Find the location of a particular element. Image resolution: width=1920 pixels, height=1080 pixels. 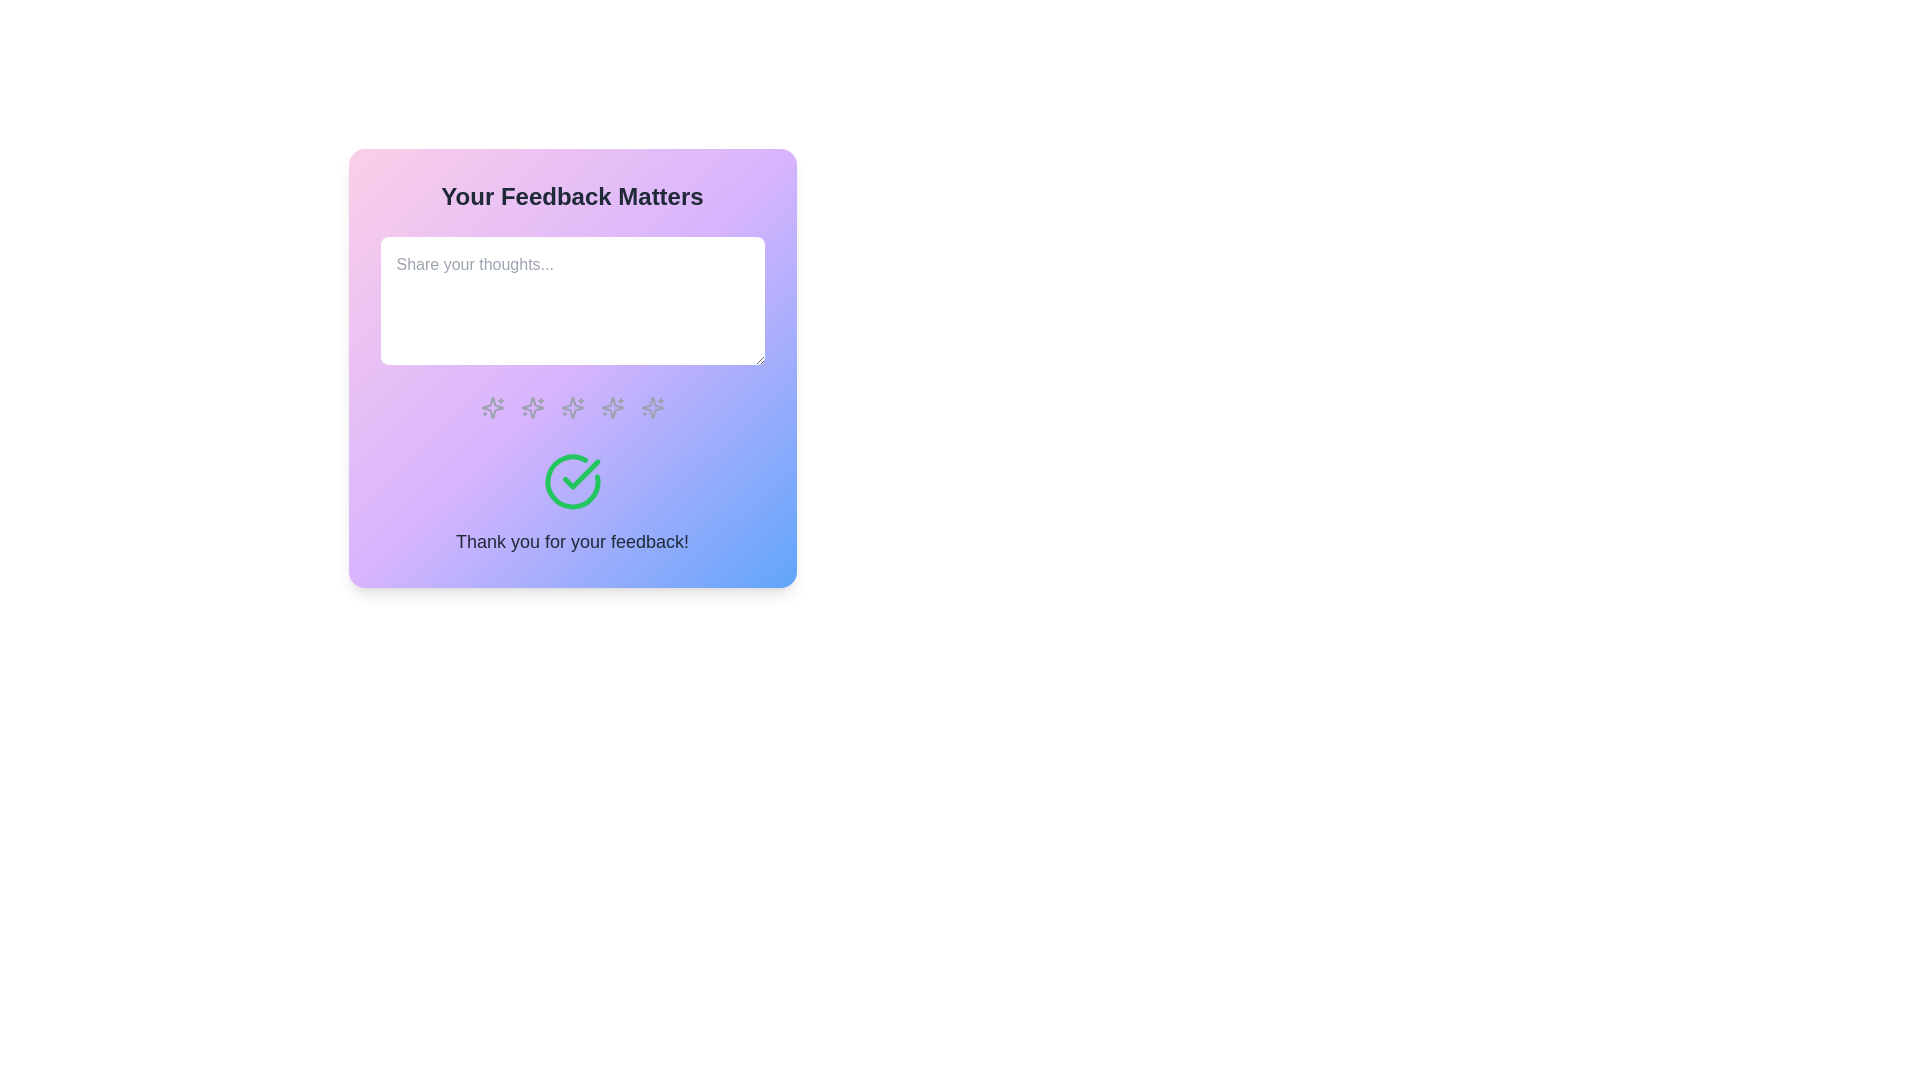

the sixth sparkle-shaped rating icon is located at coordinates (652, 407).